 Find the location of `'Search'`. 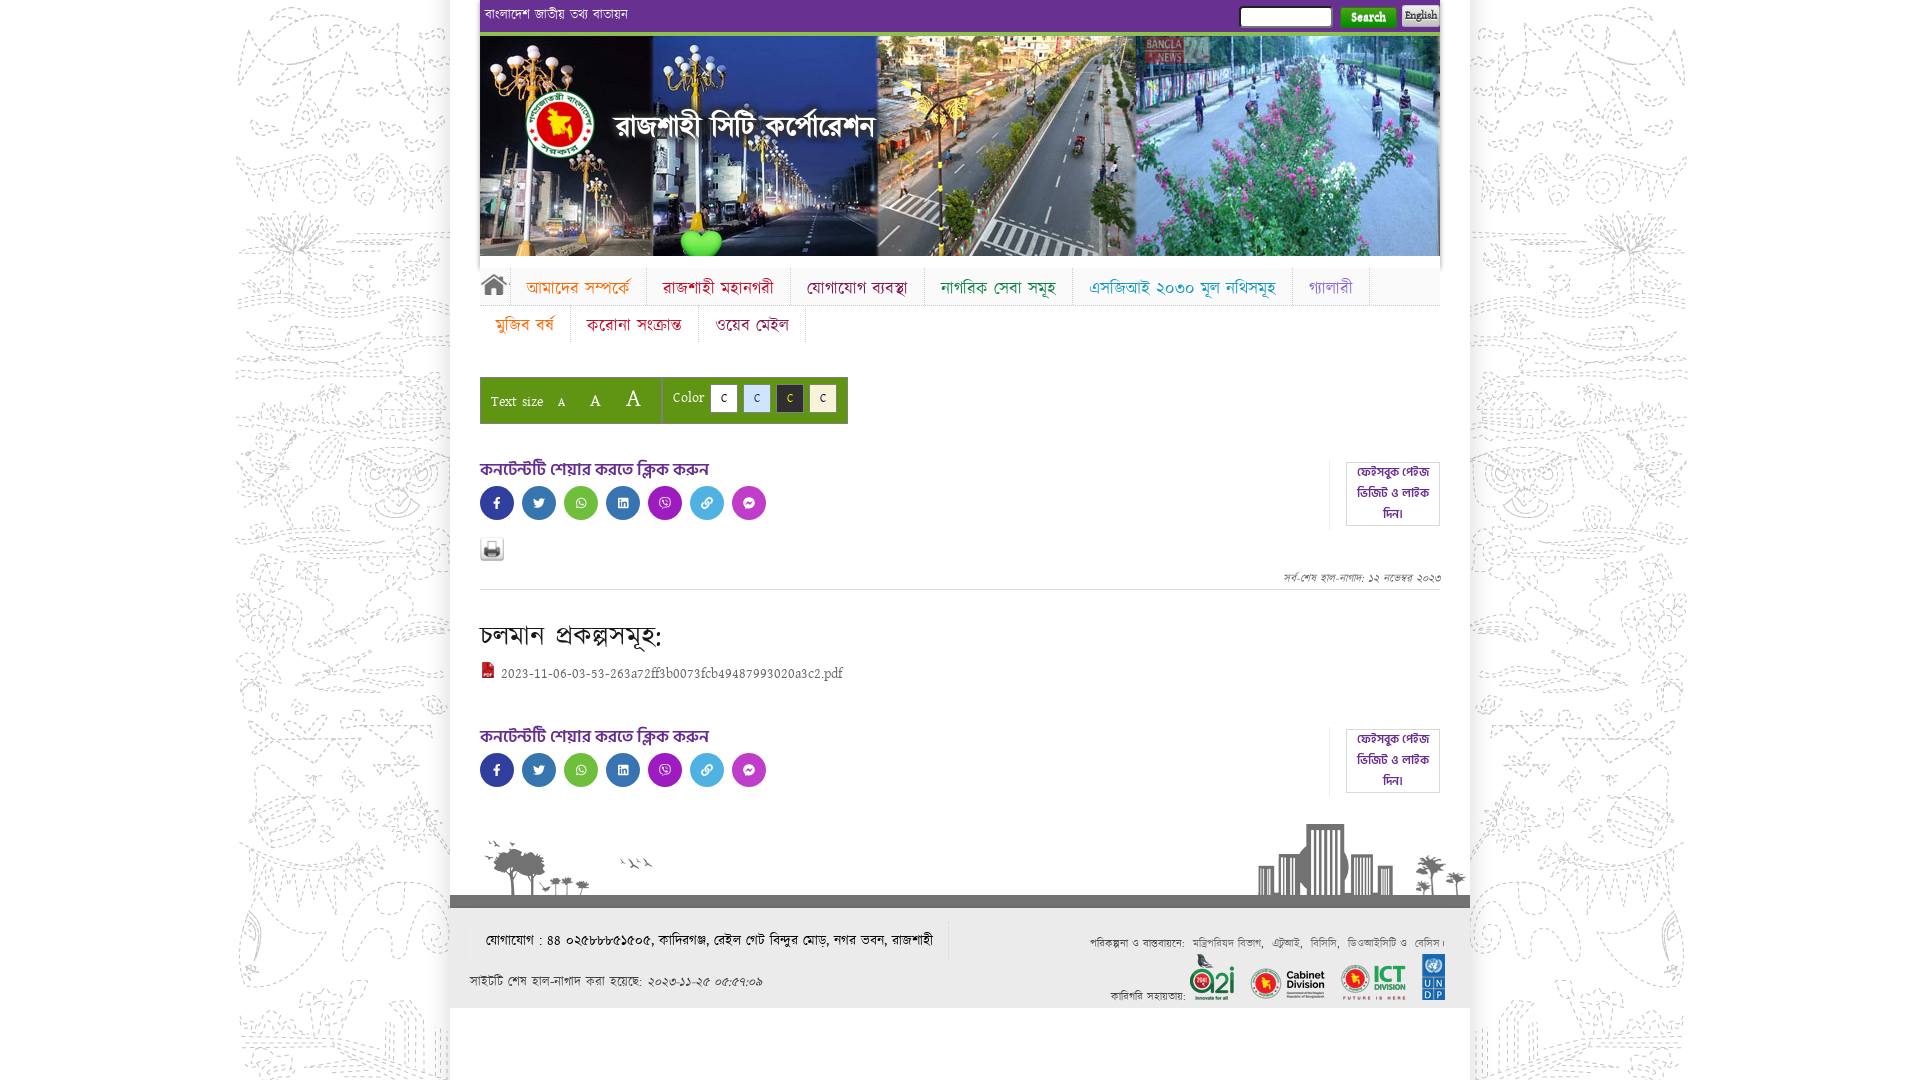

'Search' is located at coordinates (1367, 17).